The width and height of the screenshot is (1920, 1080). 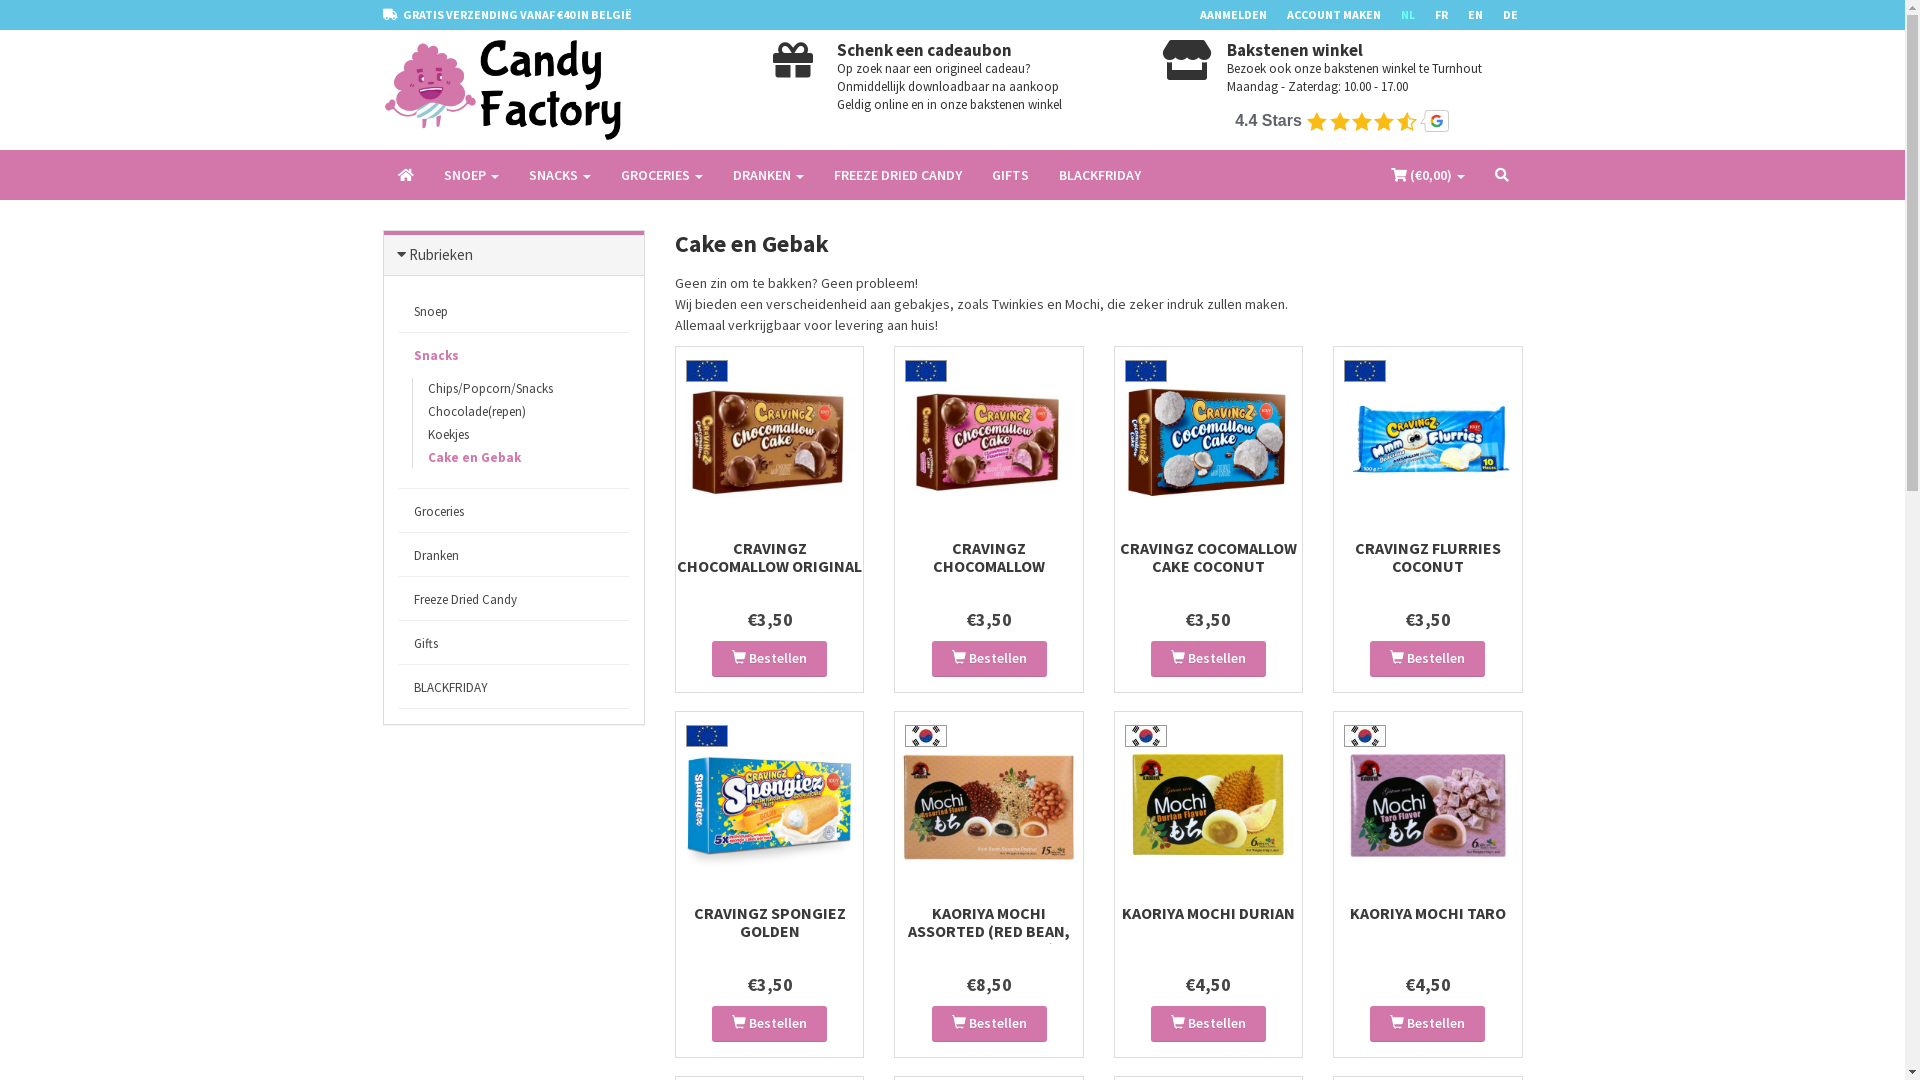 I want to click on 'Freeze Dried Candy', so click(x=513, y=598).